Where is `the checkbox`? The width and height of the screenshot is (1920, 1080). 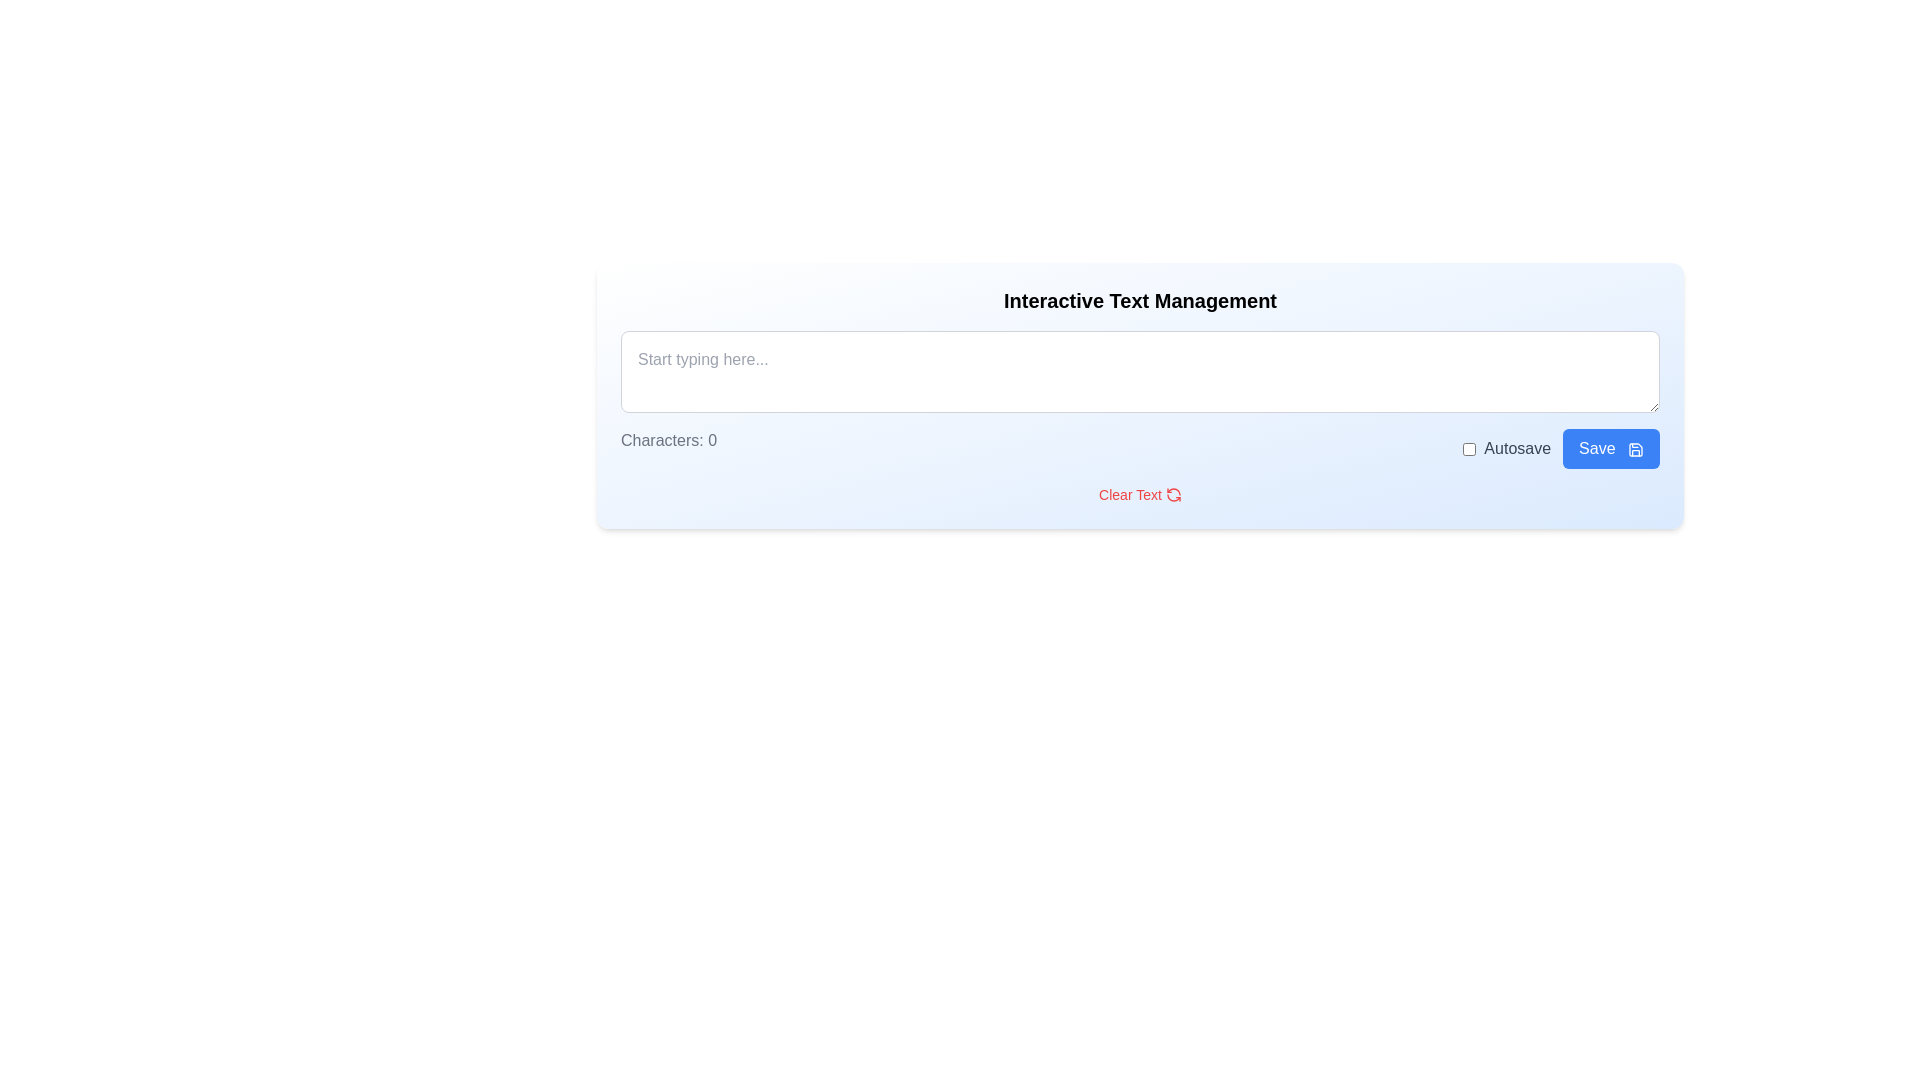 the checkbox is located at coordinates (1469, 447).